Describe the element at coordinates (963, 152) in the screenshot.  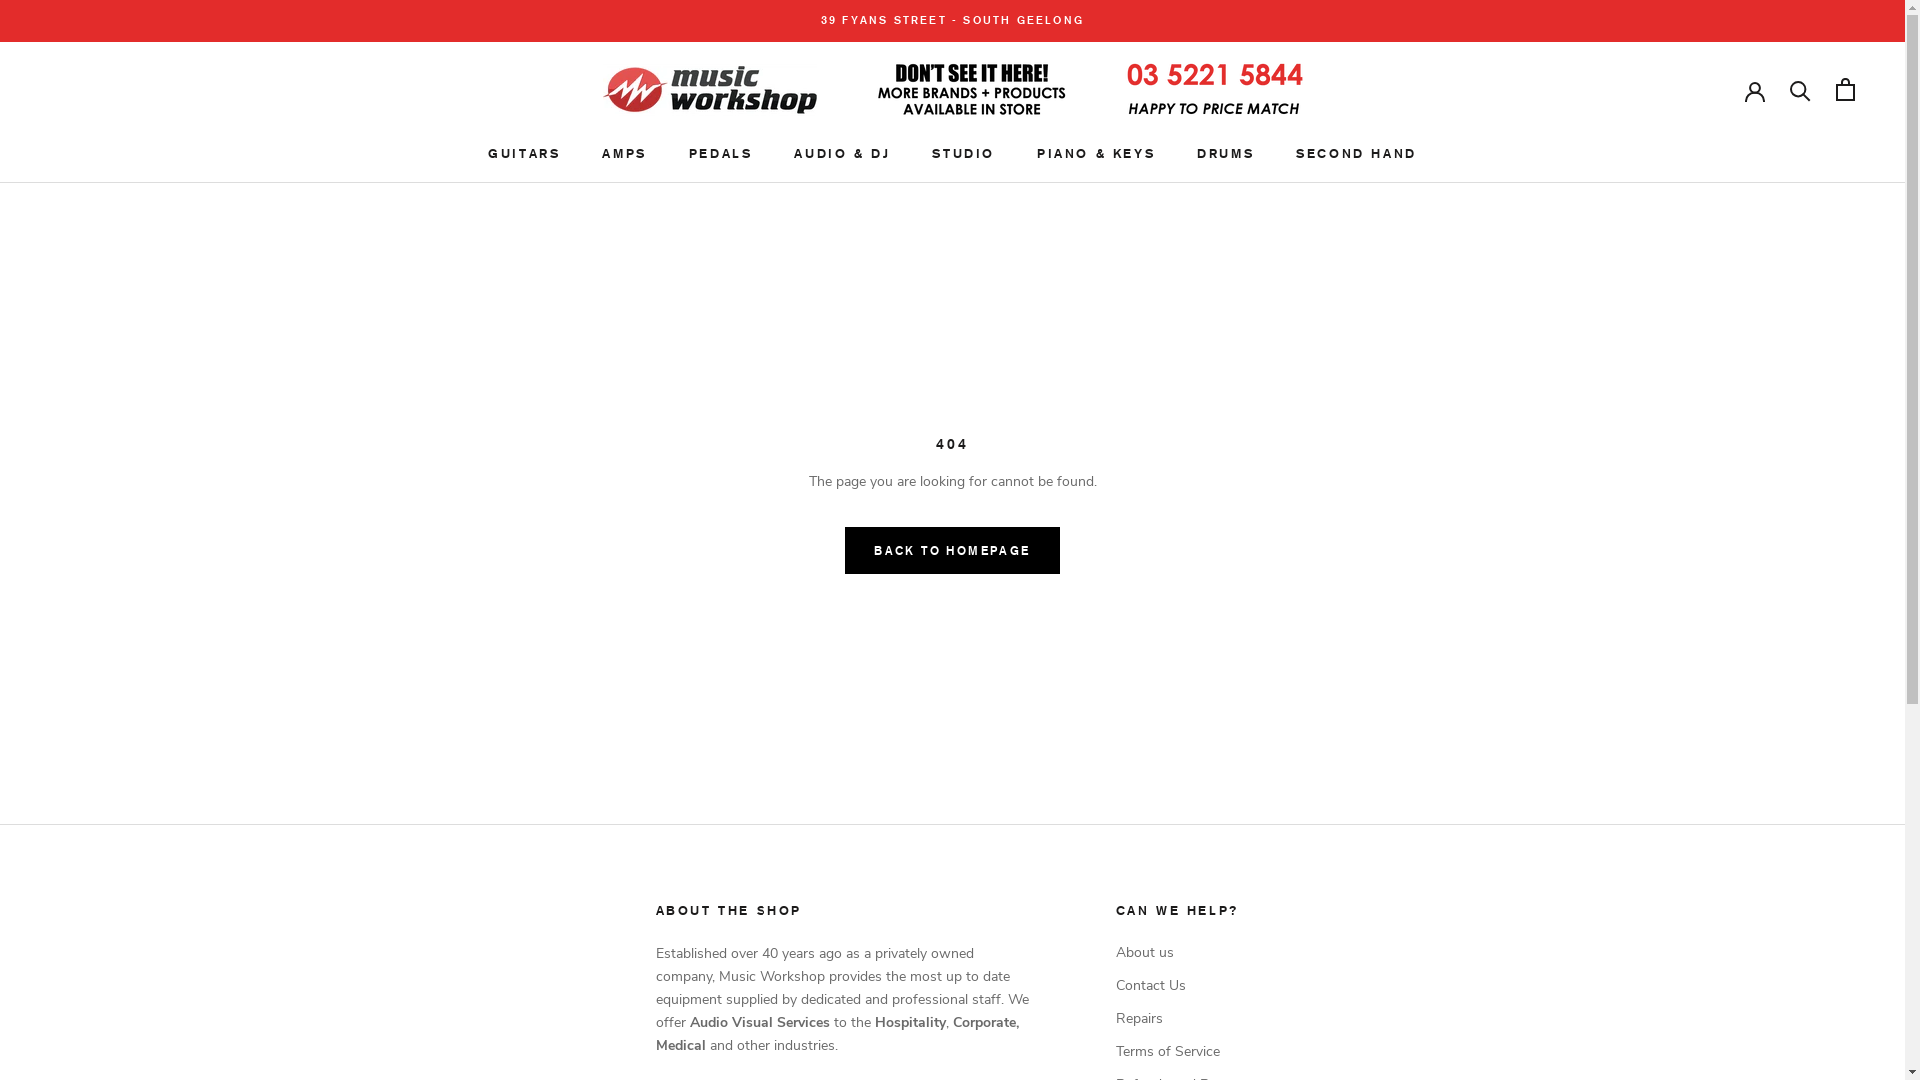
I see `'STUDIO'` at that location.